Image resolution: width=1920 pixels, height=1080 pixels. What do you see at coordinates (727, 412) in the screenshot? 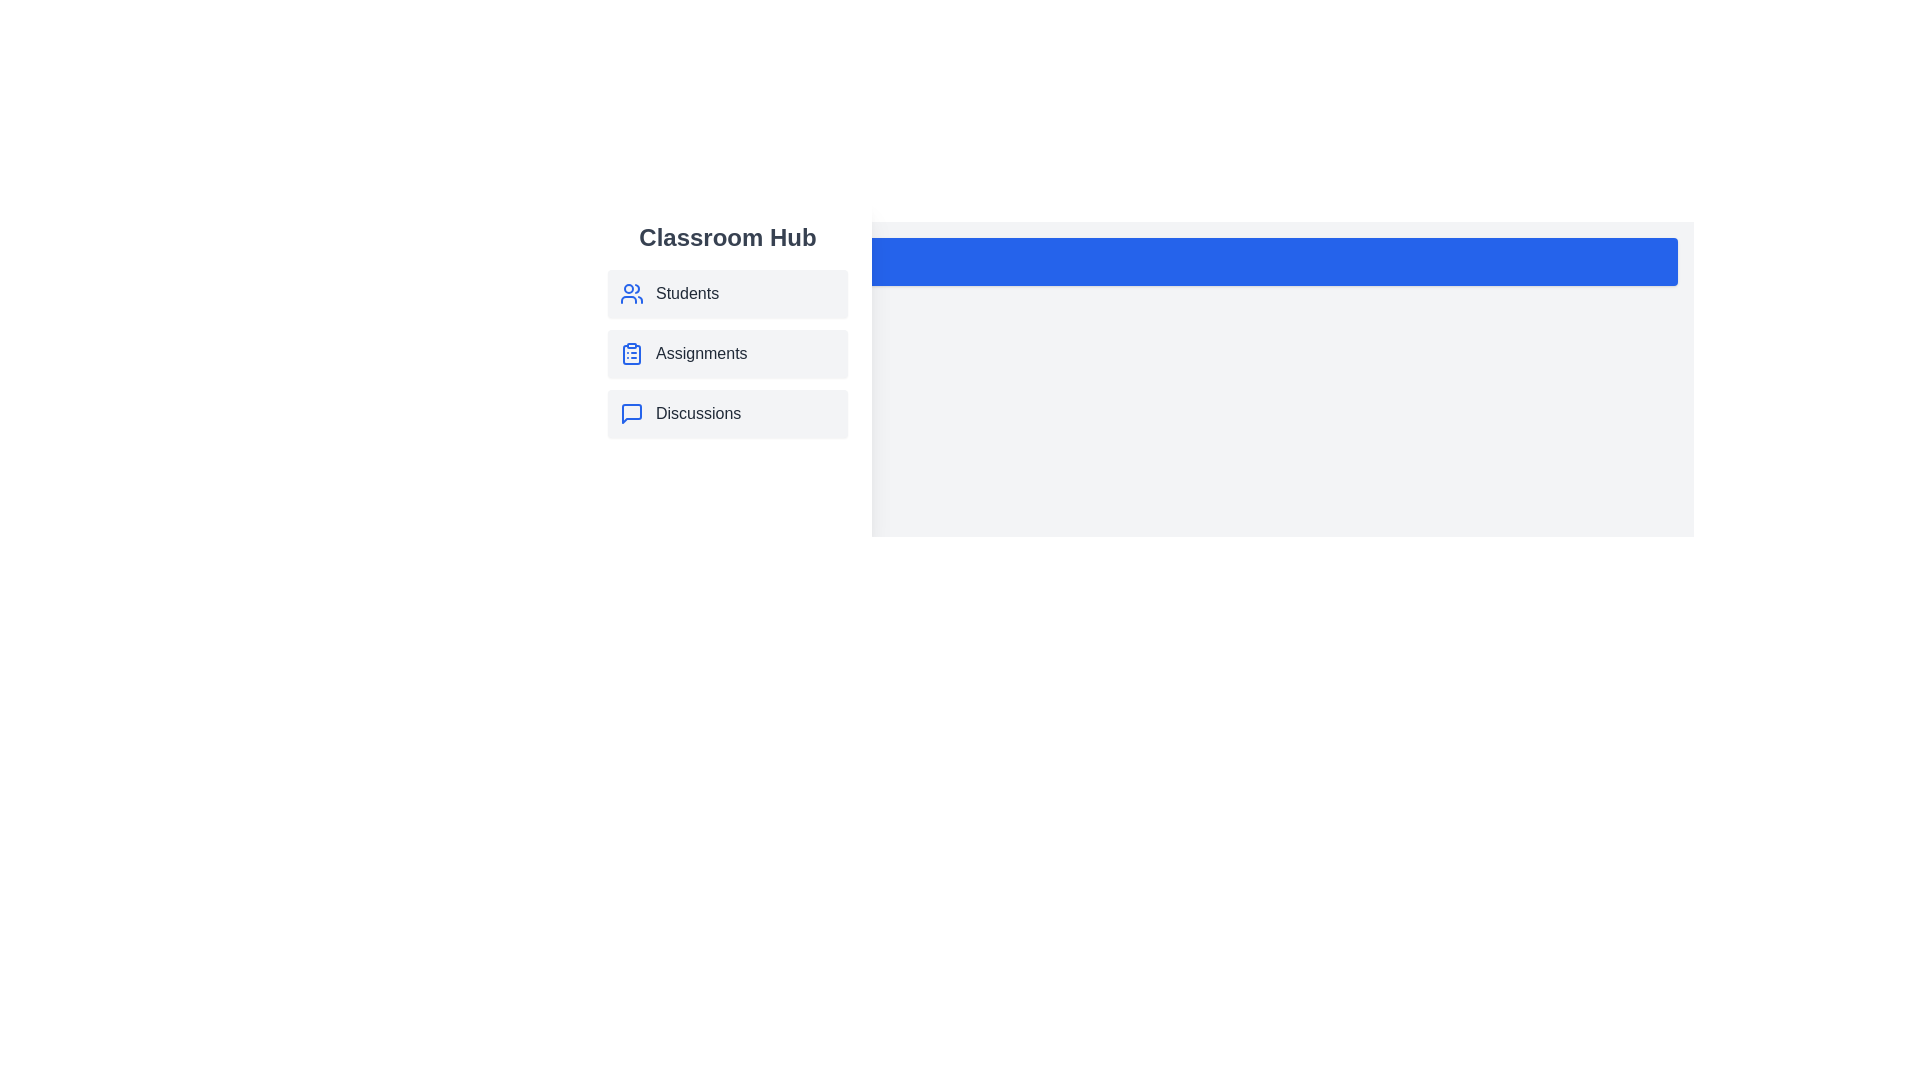
I see `the 'Discussions' section in the drawer` at bounding box center [727, 412].